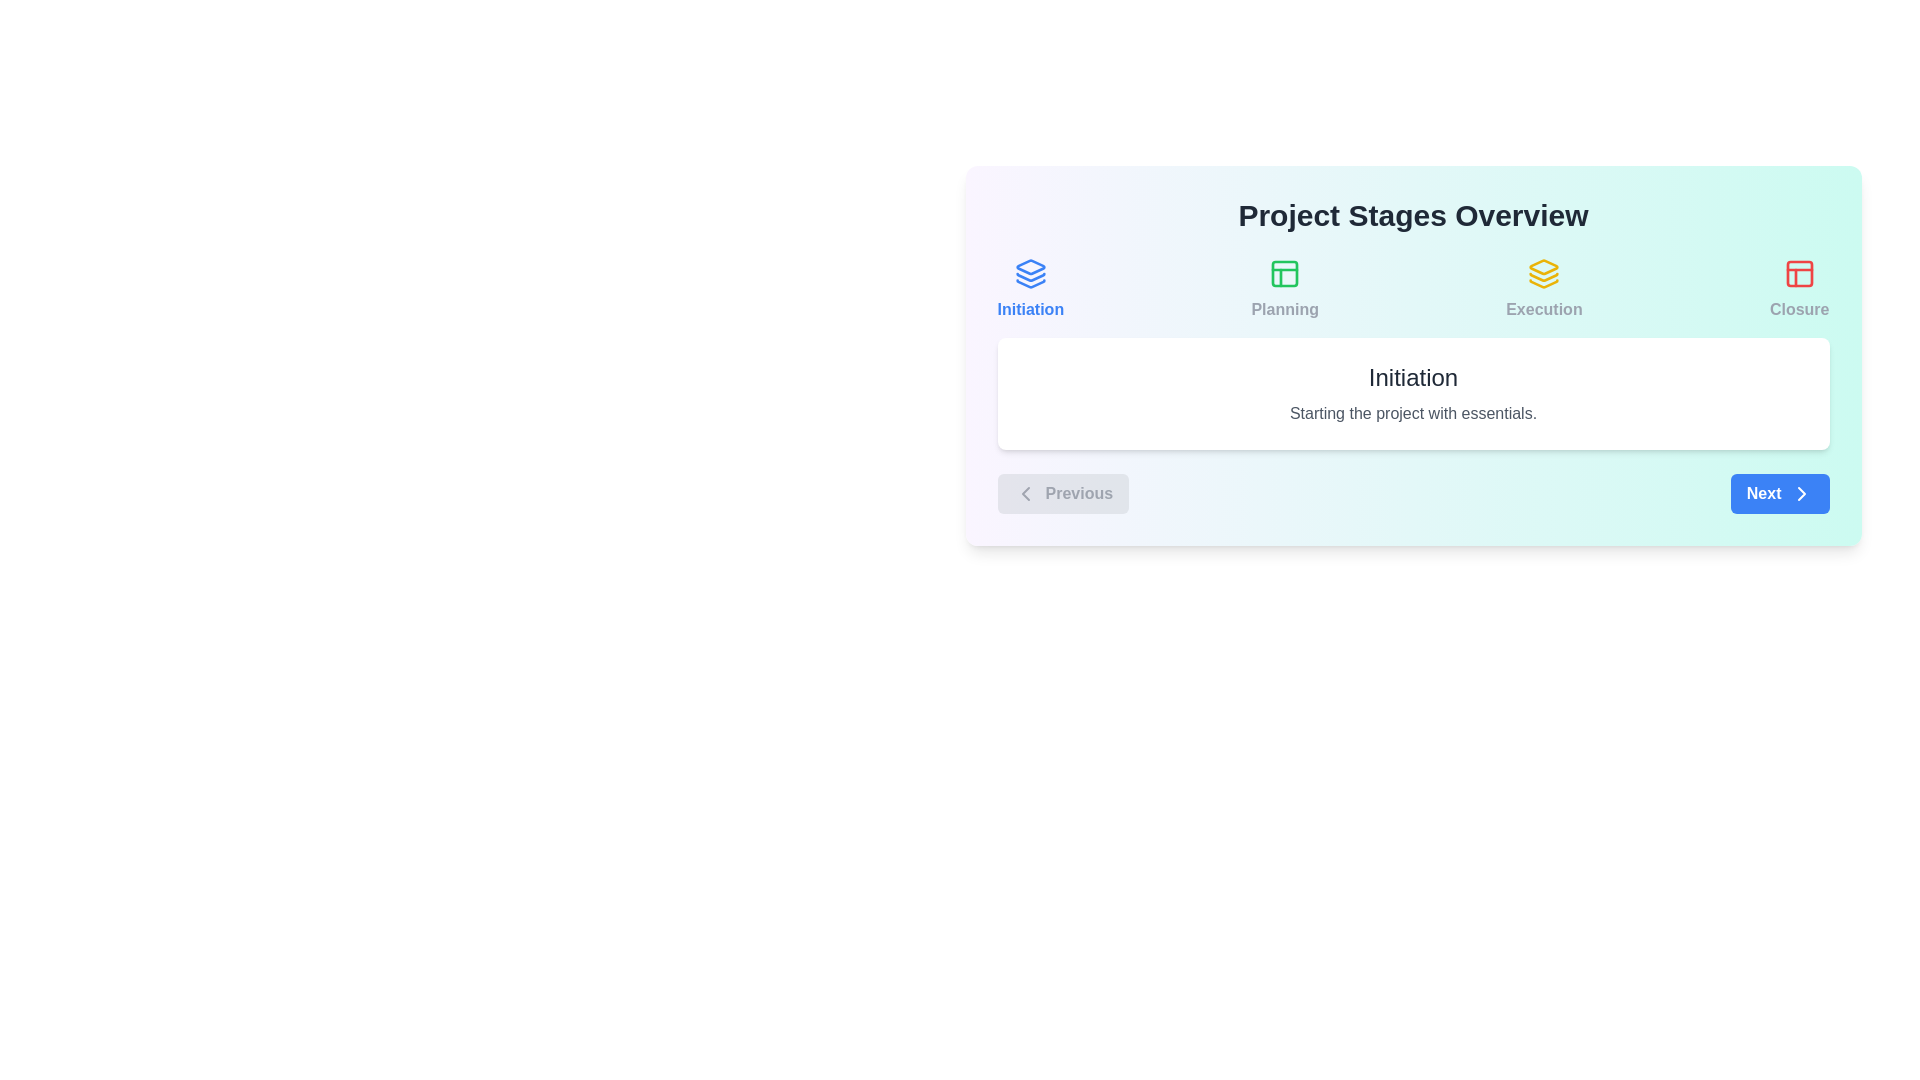  Describe the element at coordinates (1285, 289) in the screenshot. I see `the 'Planning' informational icon and text label, which is the second item in the 'Project Stages Overview' aligned horizontally between 'Initiation' and 'Execution'` at that location.